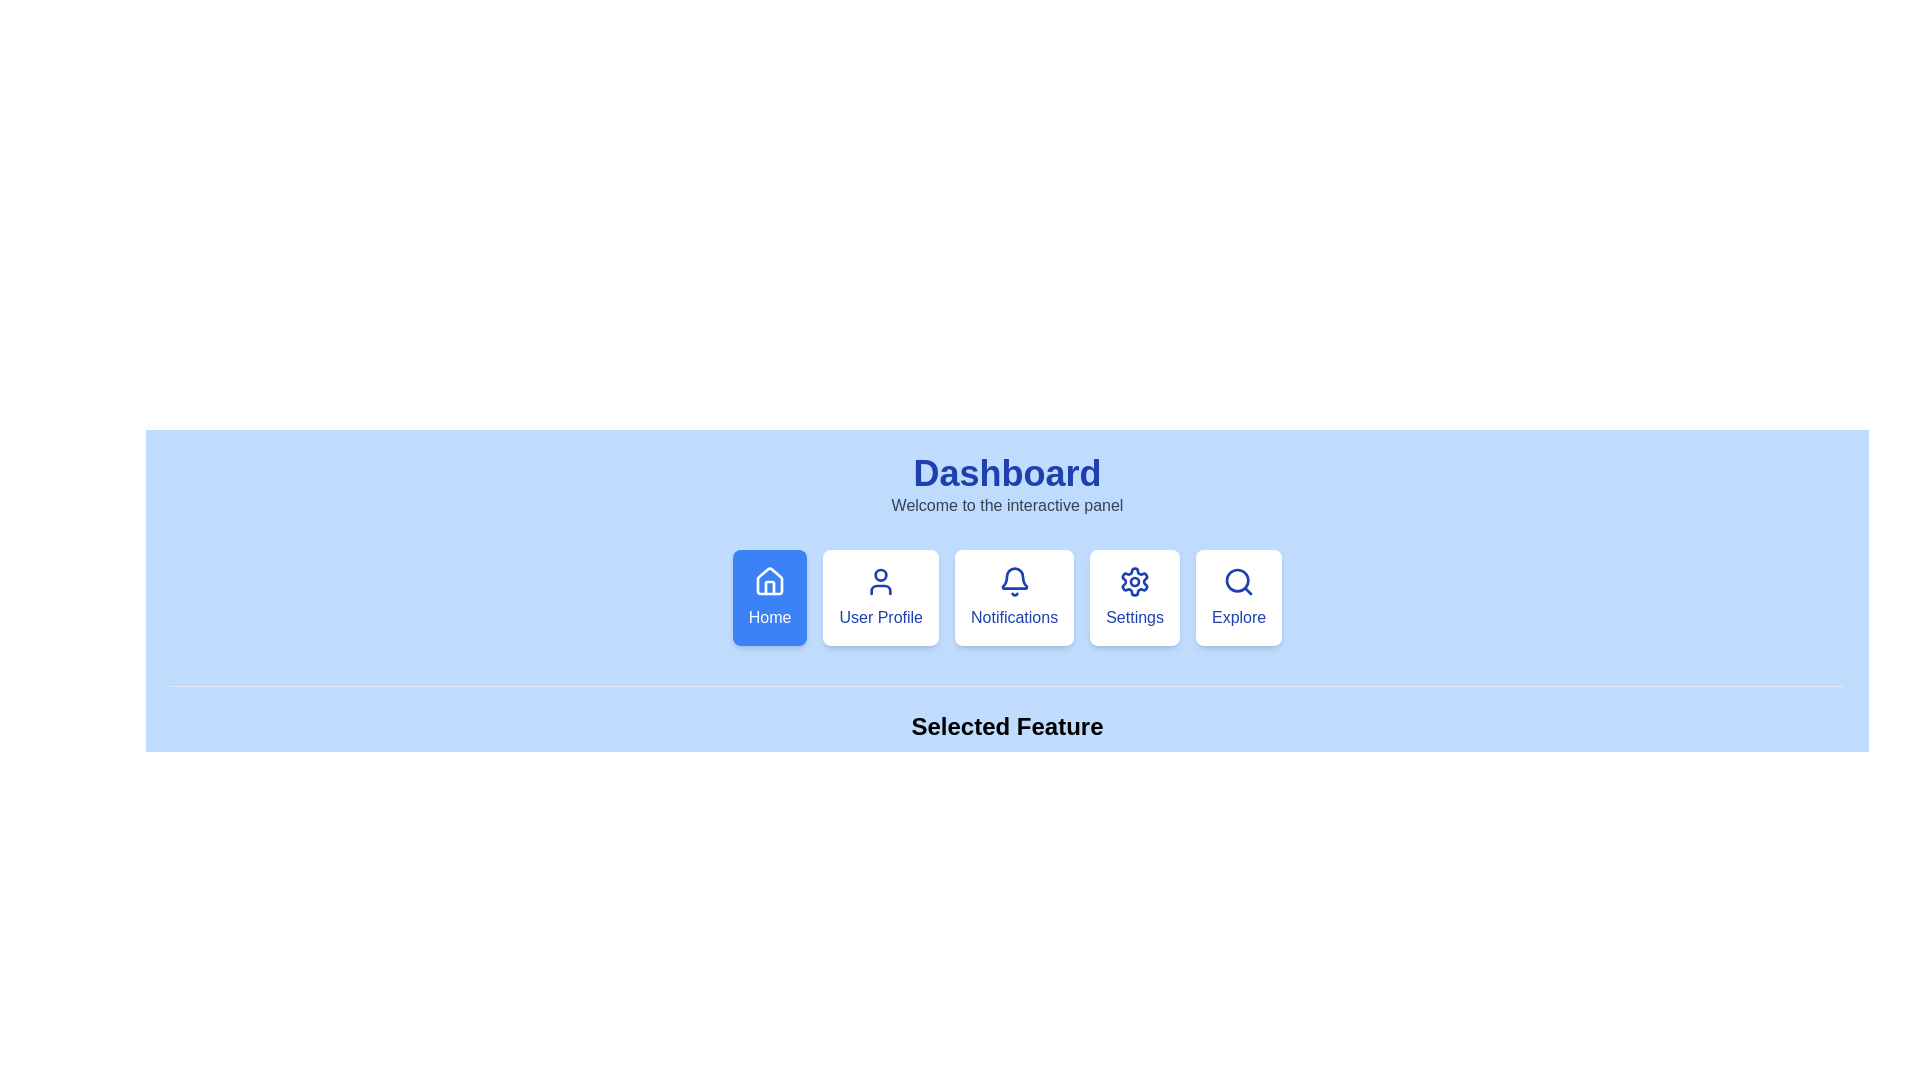 The image size is (1920, 1080). Describe the element at coordinates (1014, 582) in the screenshot. I see `the notifications bell icon located in the main navigation menu` at that location.